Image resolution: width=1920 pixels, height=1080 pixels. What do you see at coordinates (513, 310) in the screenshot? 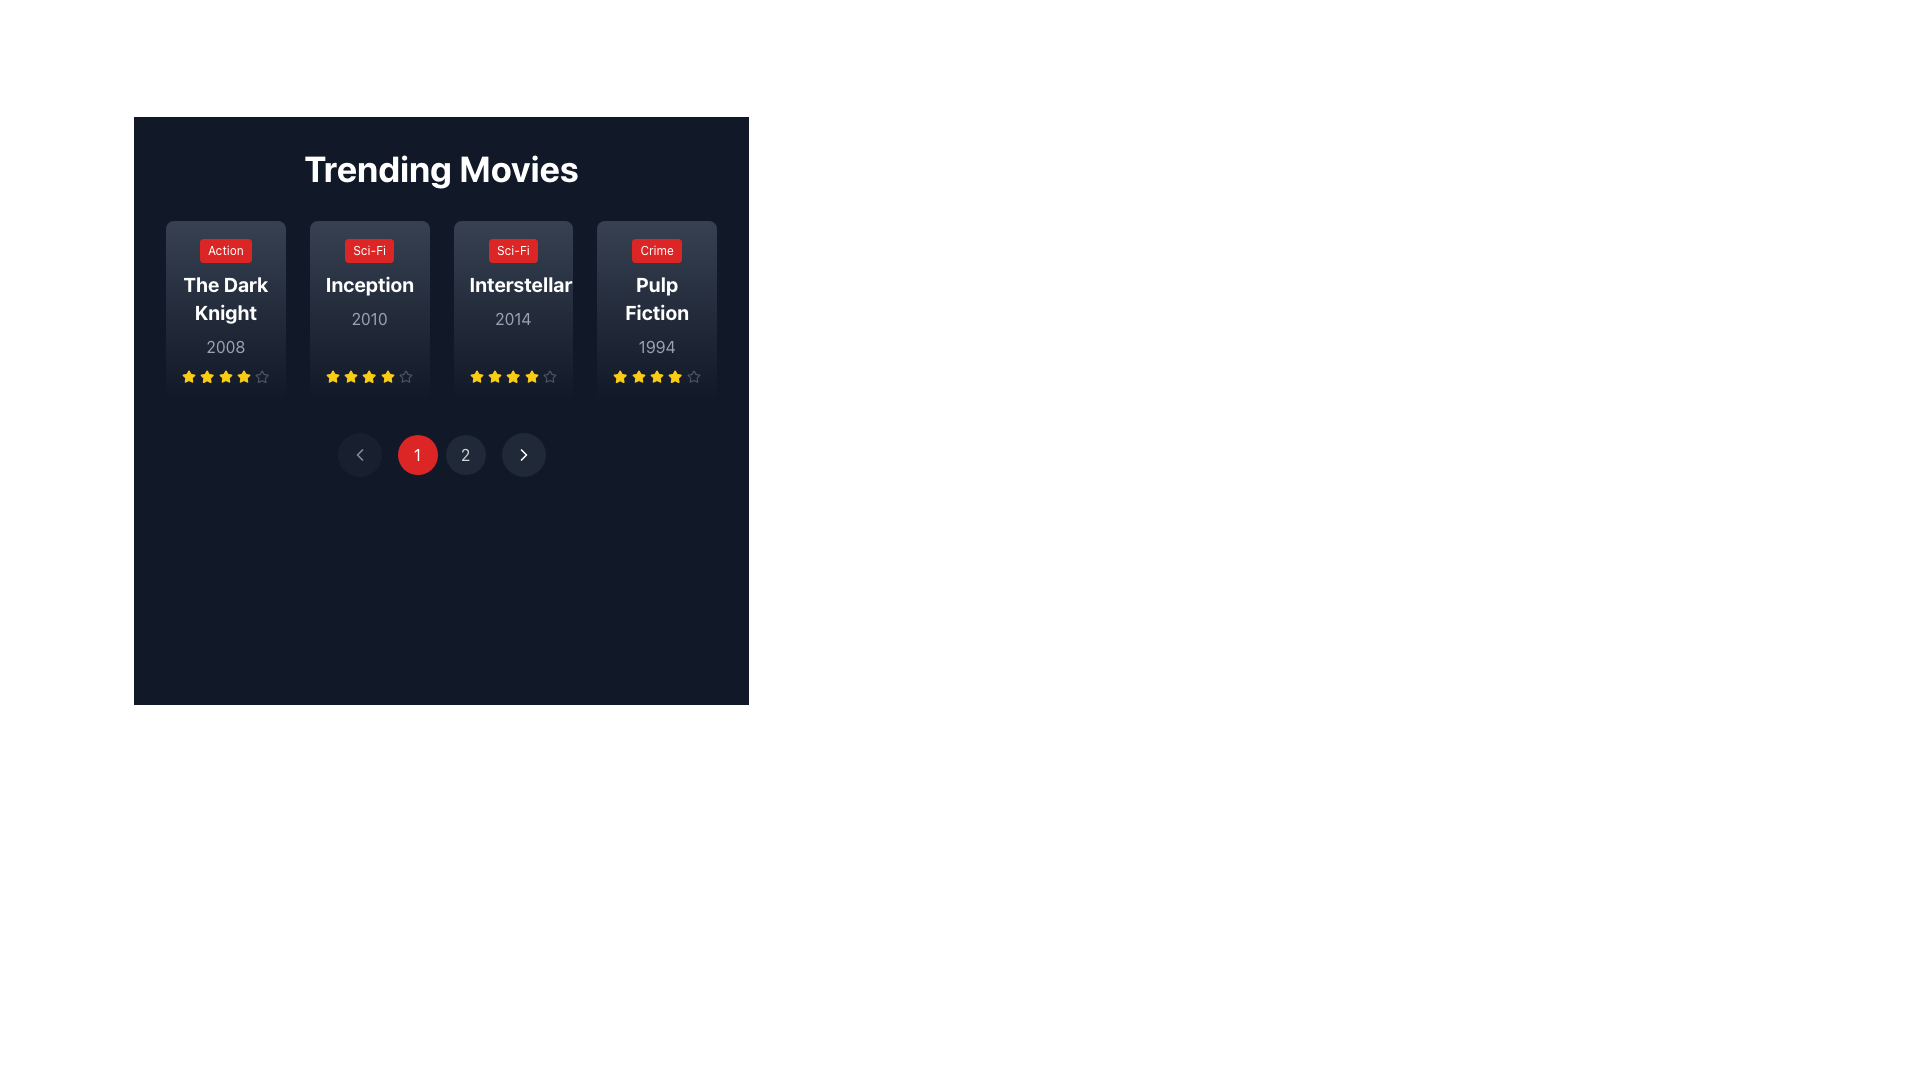
I see `the individual stars for rating adjustments on the Interactive movie display panel located in the third position from the left under the 'Trending Movies' heading` at bounding box center [513, 310].